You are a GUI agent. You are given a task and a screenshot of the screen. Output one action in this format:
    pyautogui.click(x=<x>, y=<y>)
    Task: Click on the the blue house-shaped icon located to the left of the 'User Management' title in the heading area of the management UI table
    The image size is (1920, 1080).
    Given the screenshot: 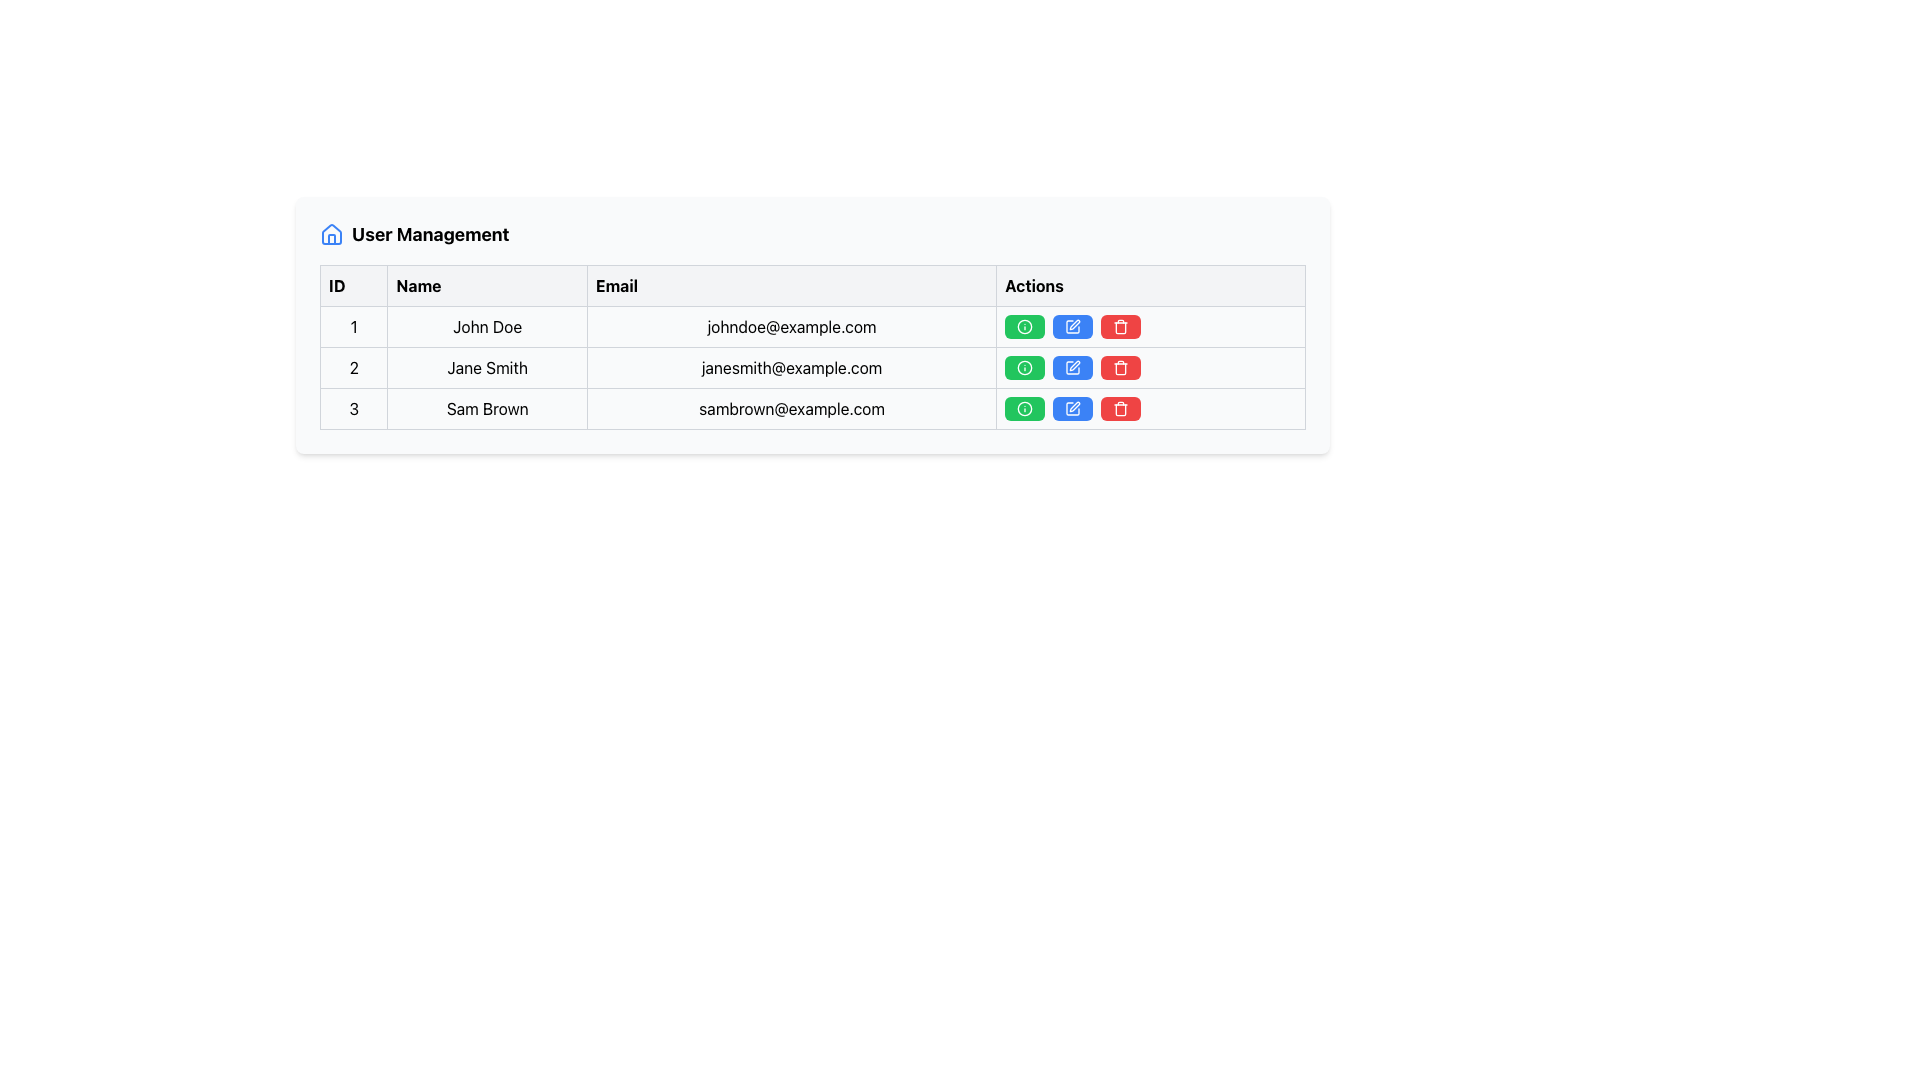 What is the action you would take?
    pyautogui.click(x=331, y=233)
    